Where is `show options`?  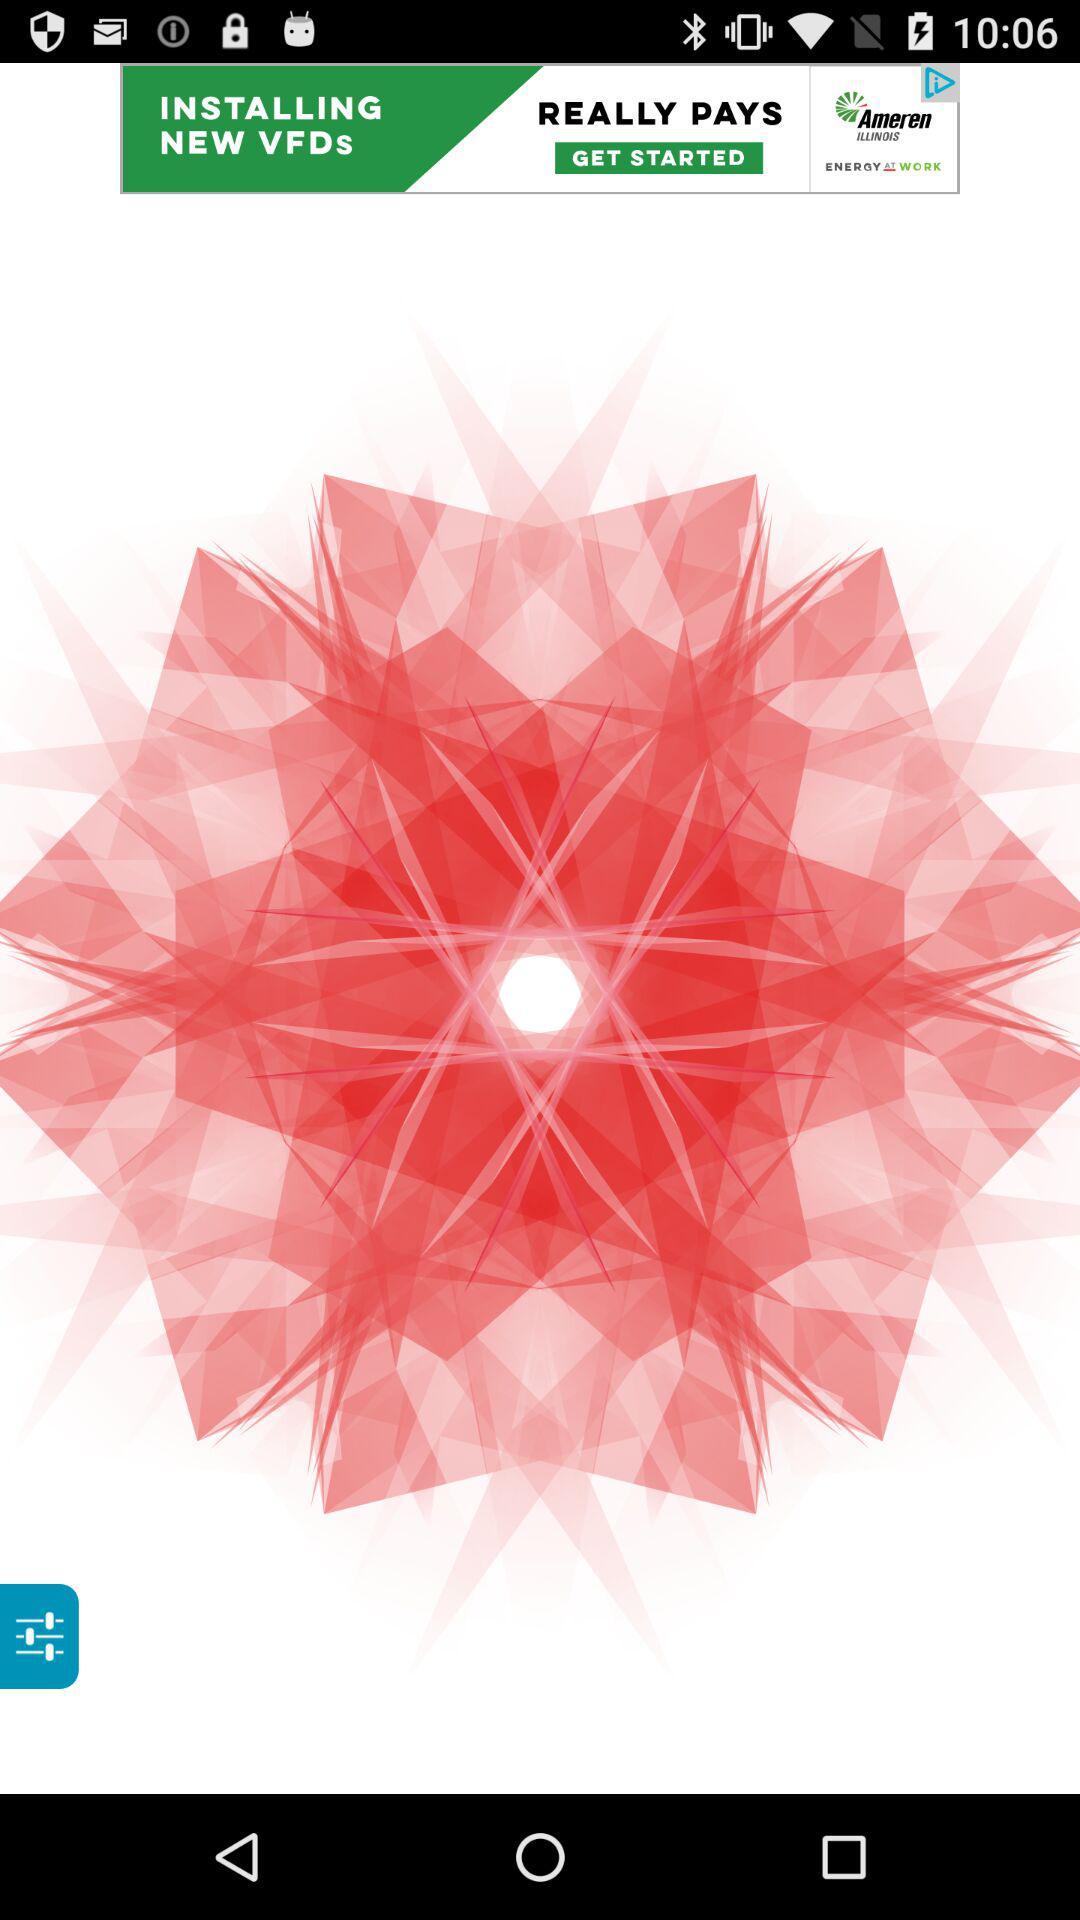
show options is located at coordinates (39, 1636).